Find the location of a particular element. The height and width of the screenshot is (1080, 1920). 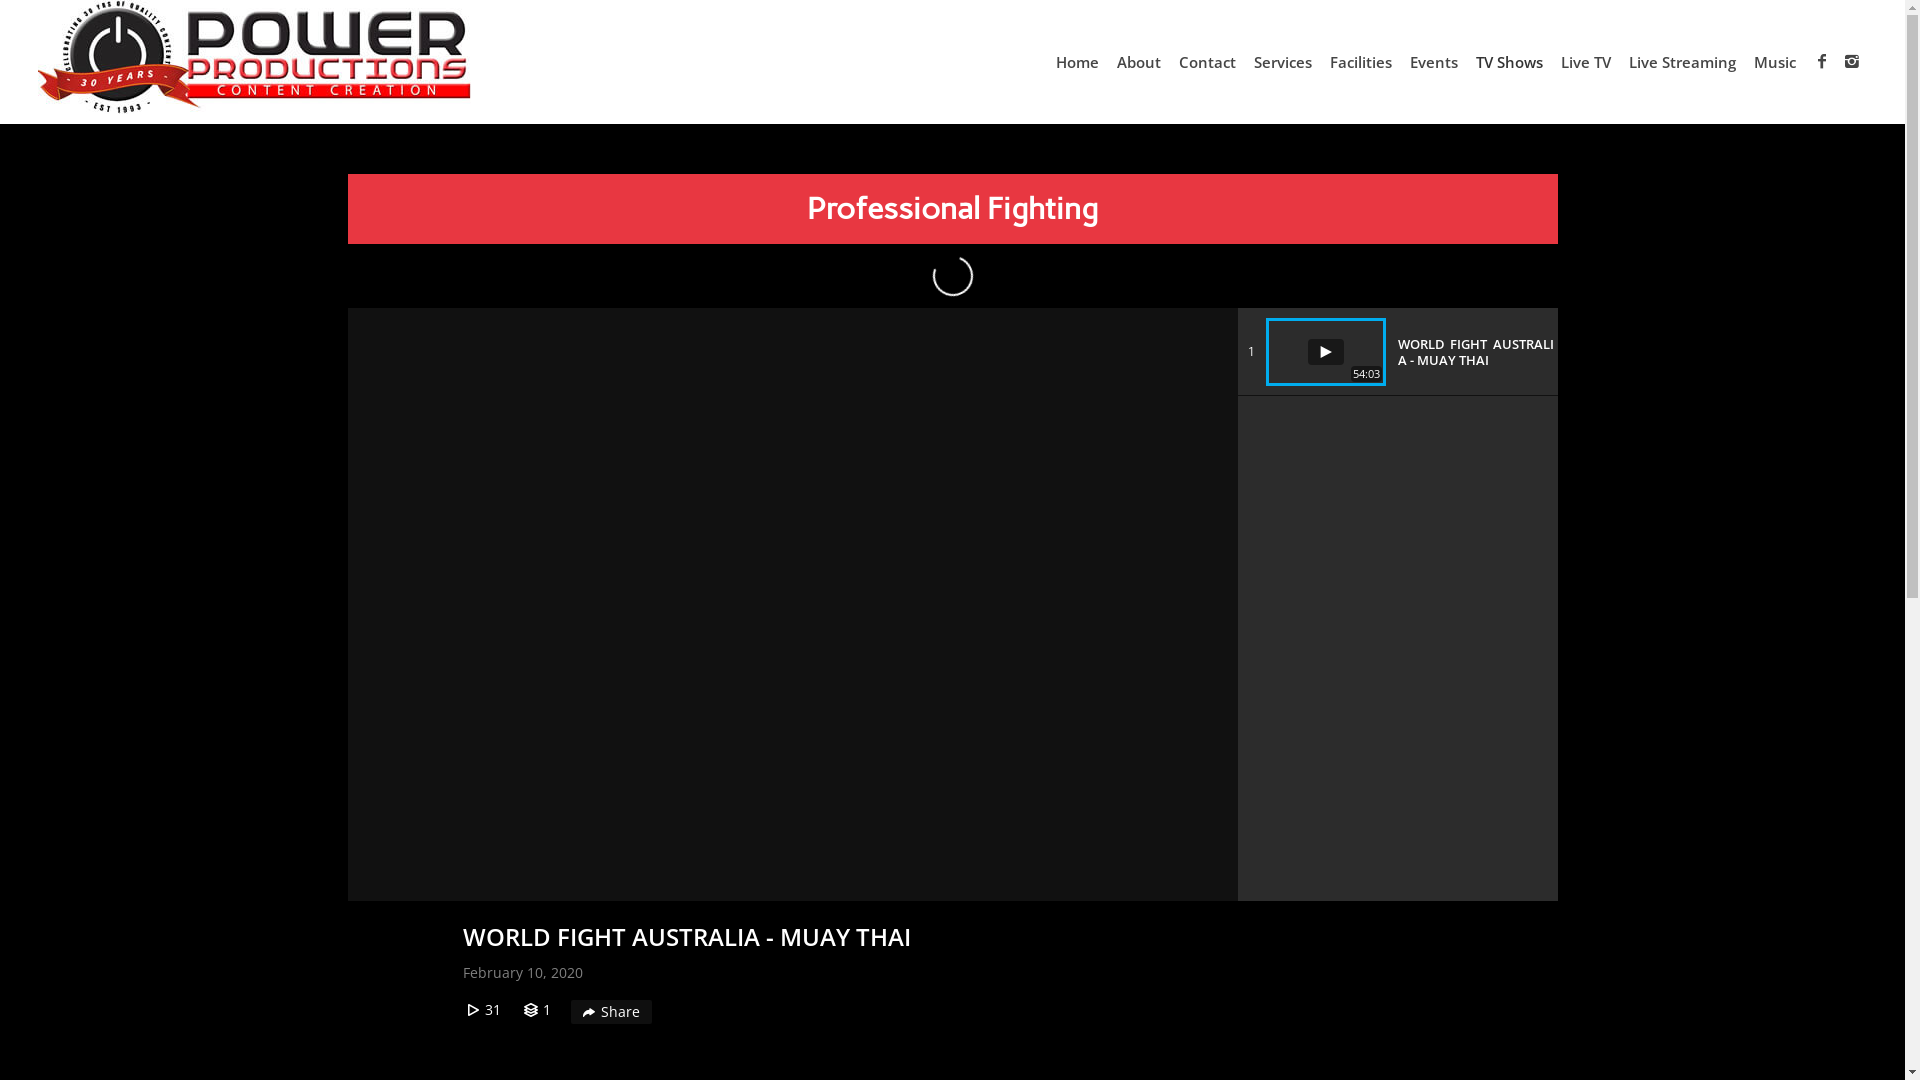

'1 is located at coordinates (1395, 350).